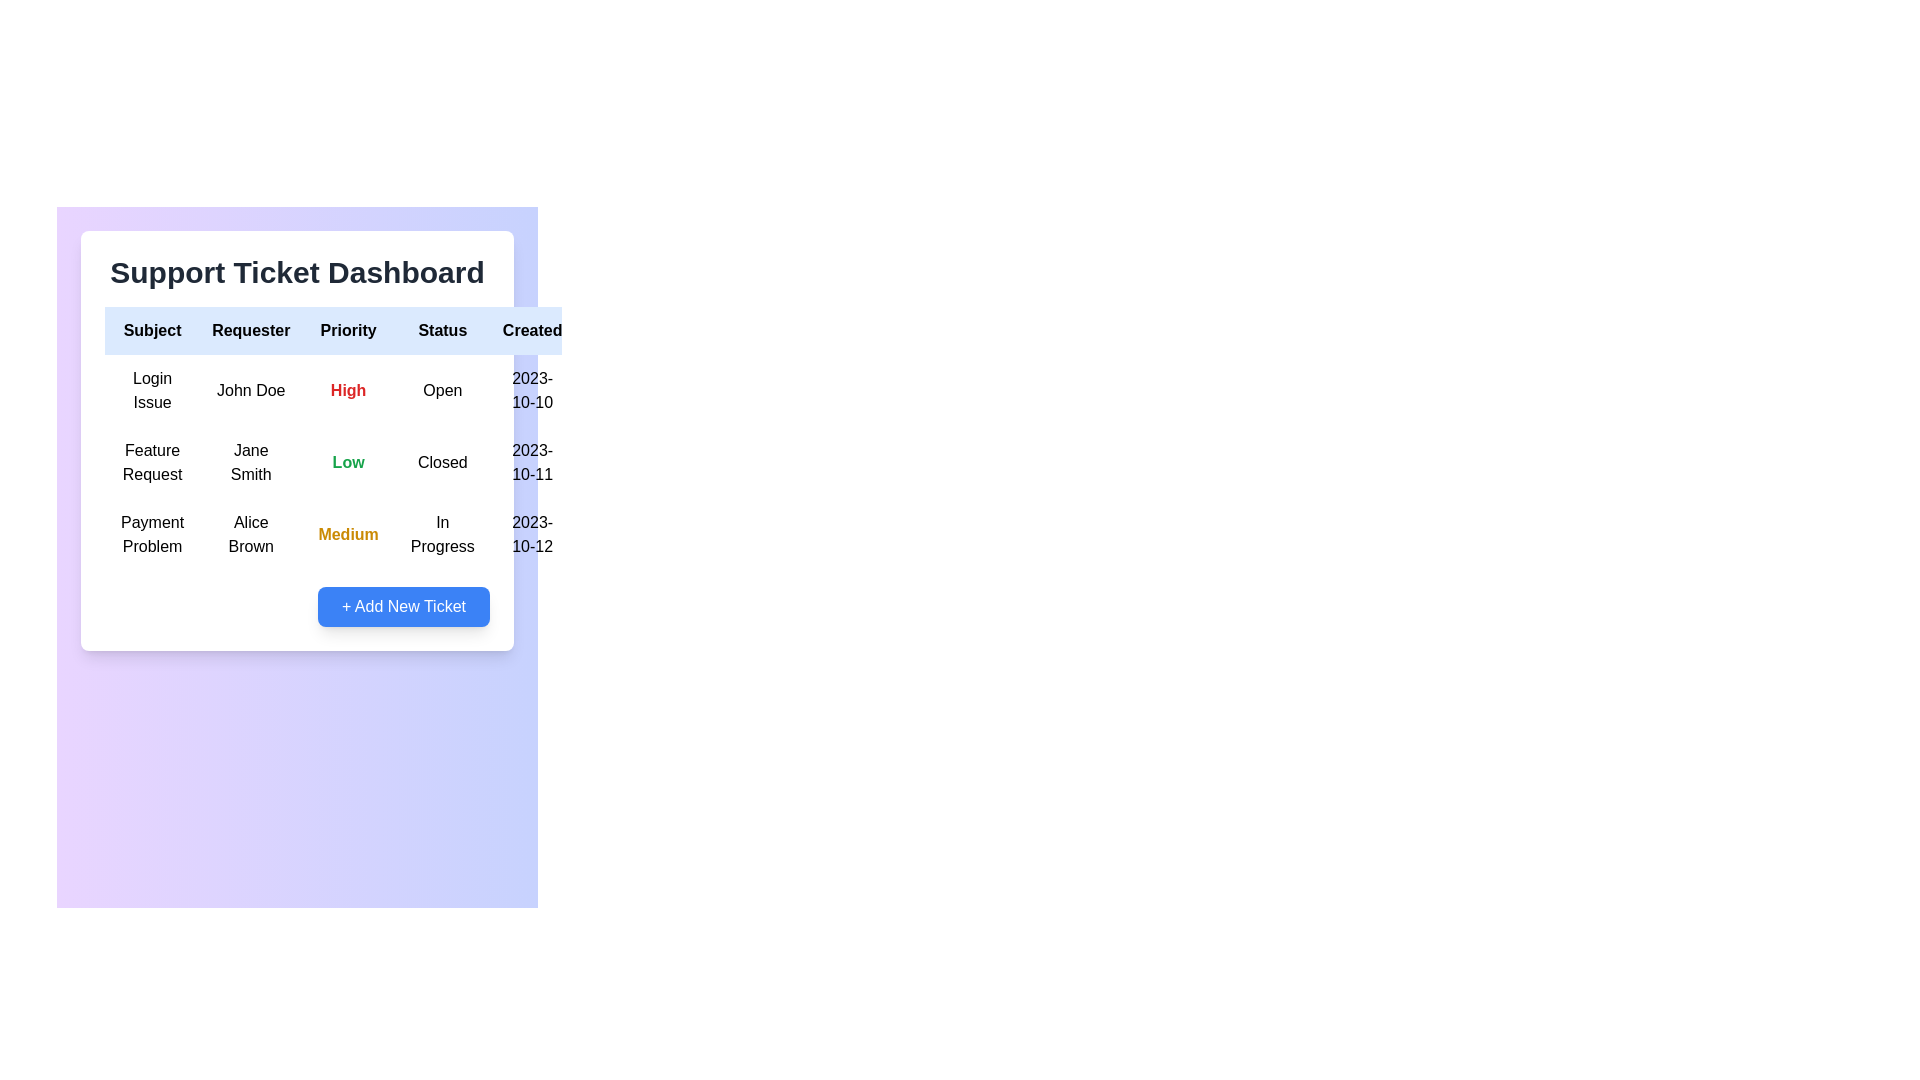  I want to click on the third row in the ticket dashboard interface that contains the subject 'Payment Problem', requester 'Alice Brown', priority 'Medium', status 'In Progress', and creation date '2023-10-12', so click(382, 534).